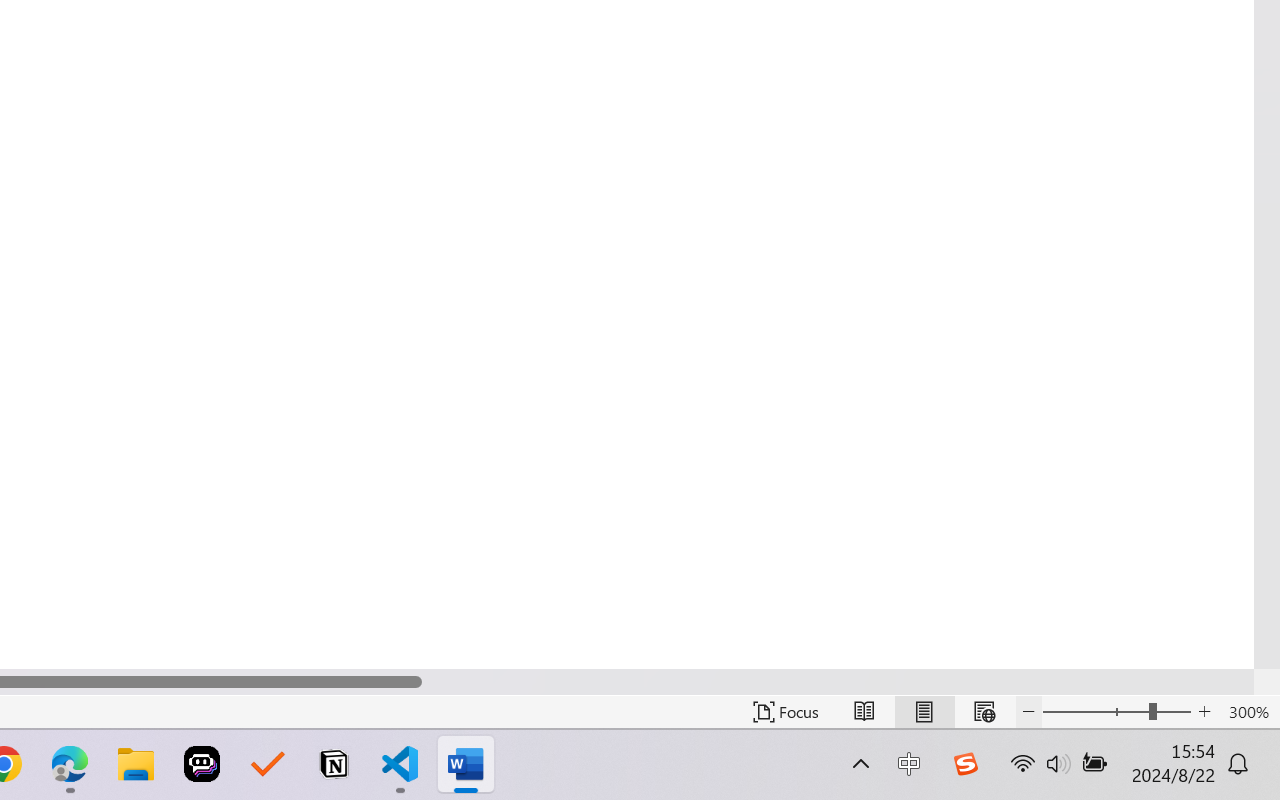 The width and height of the screenshot is (1280, 800). Describe the element at coordinates (1115, 711) in the screenshot. I see `'Zoom'` at that location.